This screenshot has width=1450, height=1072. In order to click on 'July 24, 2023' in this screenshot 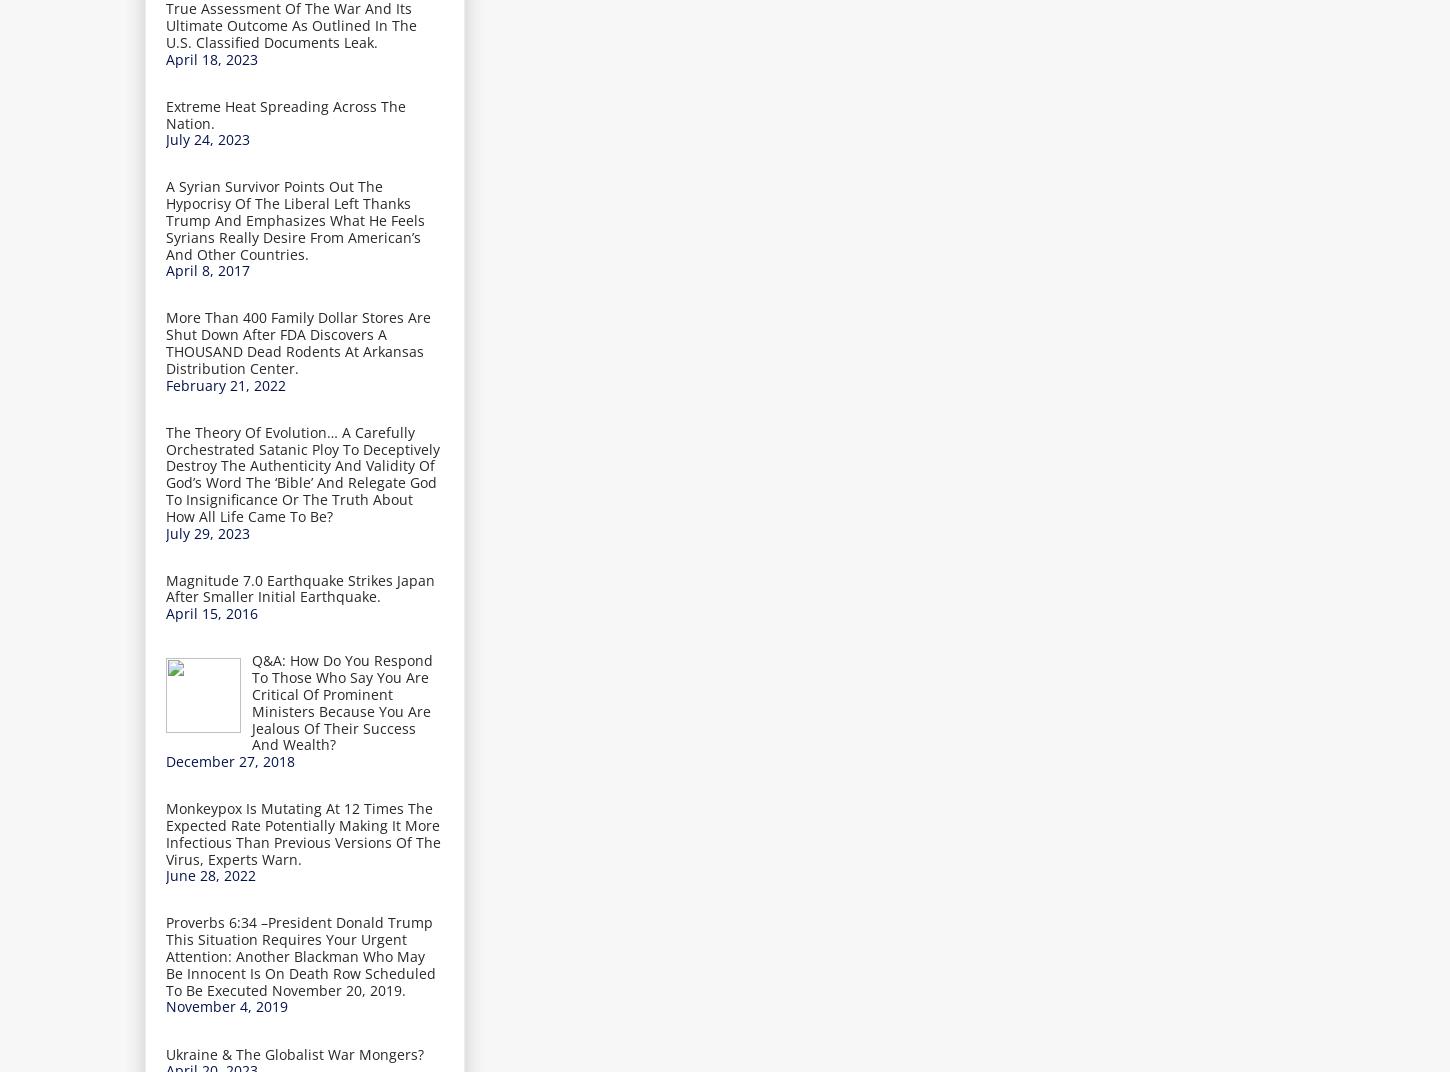, I will do `click(206, 138)`.